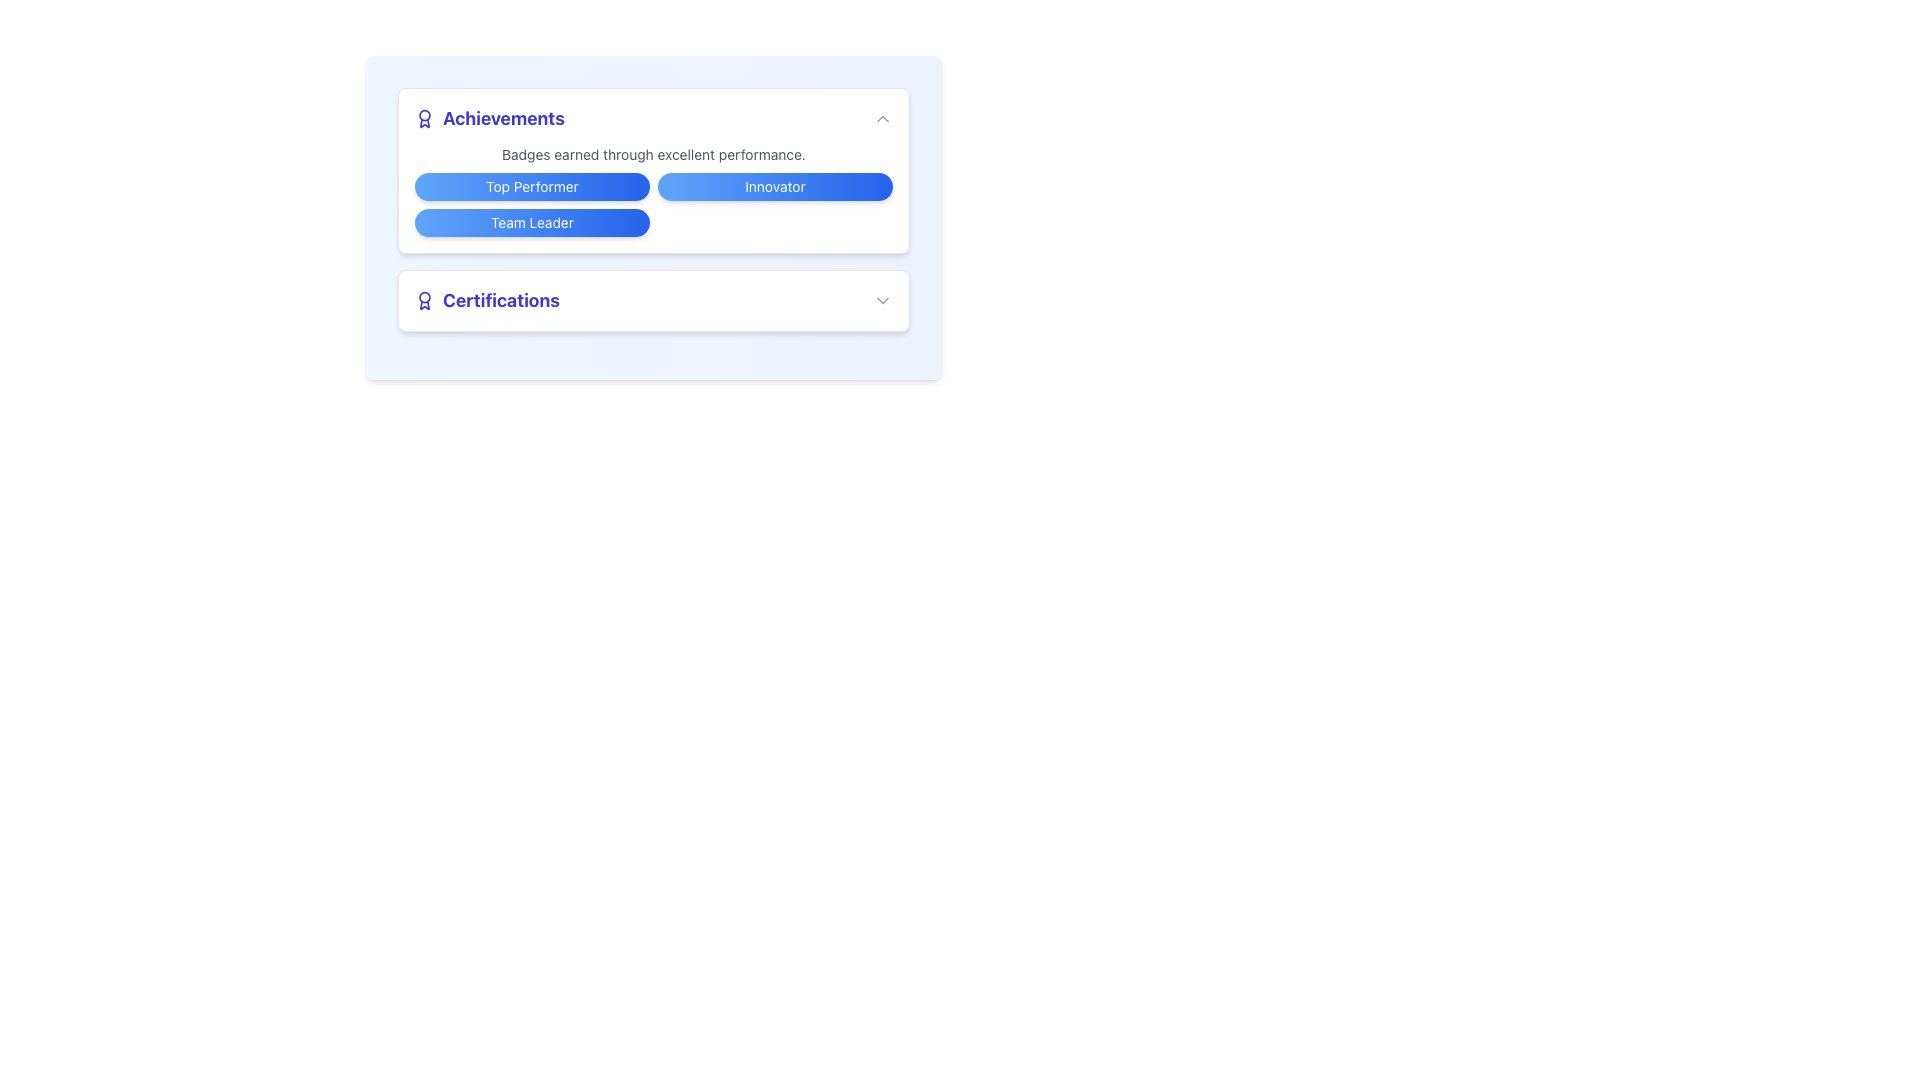 Image resolution: width=1920 pixels, height=1080 pixels. I want to click on the decorative icon located to the left of the 'Achievements' text in the top-left corner of the 'Achievements' card, so click(424, 119).